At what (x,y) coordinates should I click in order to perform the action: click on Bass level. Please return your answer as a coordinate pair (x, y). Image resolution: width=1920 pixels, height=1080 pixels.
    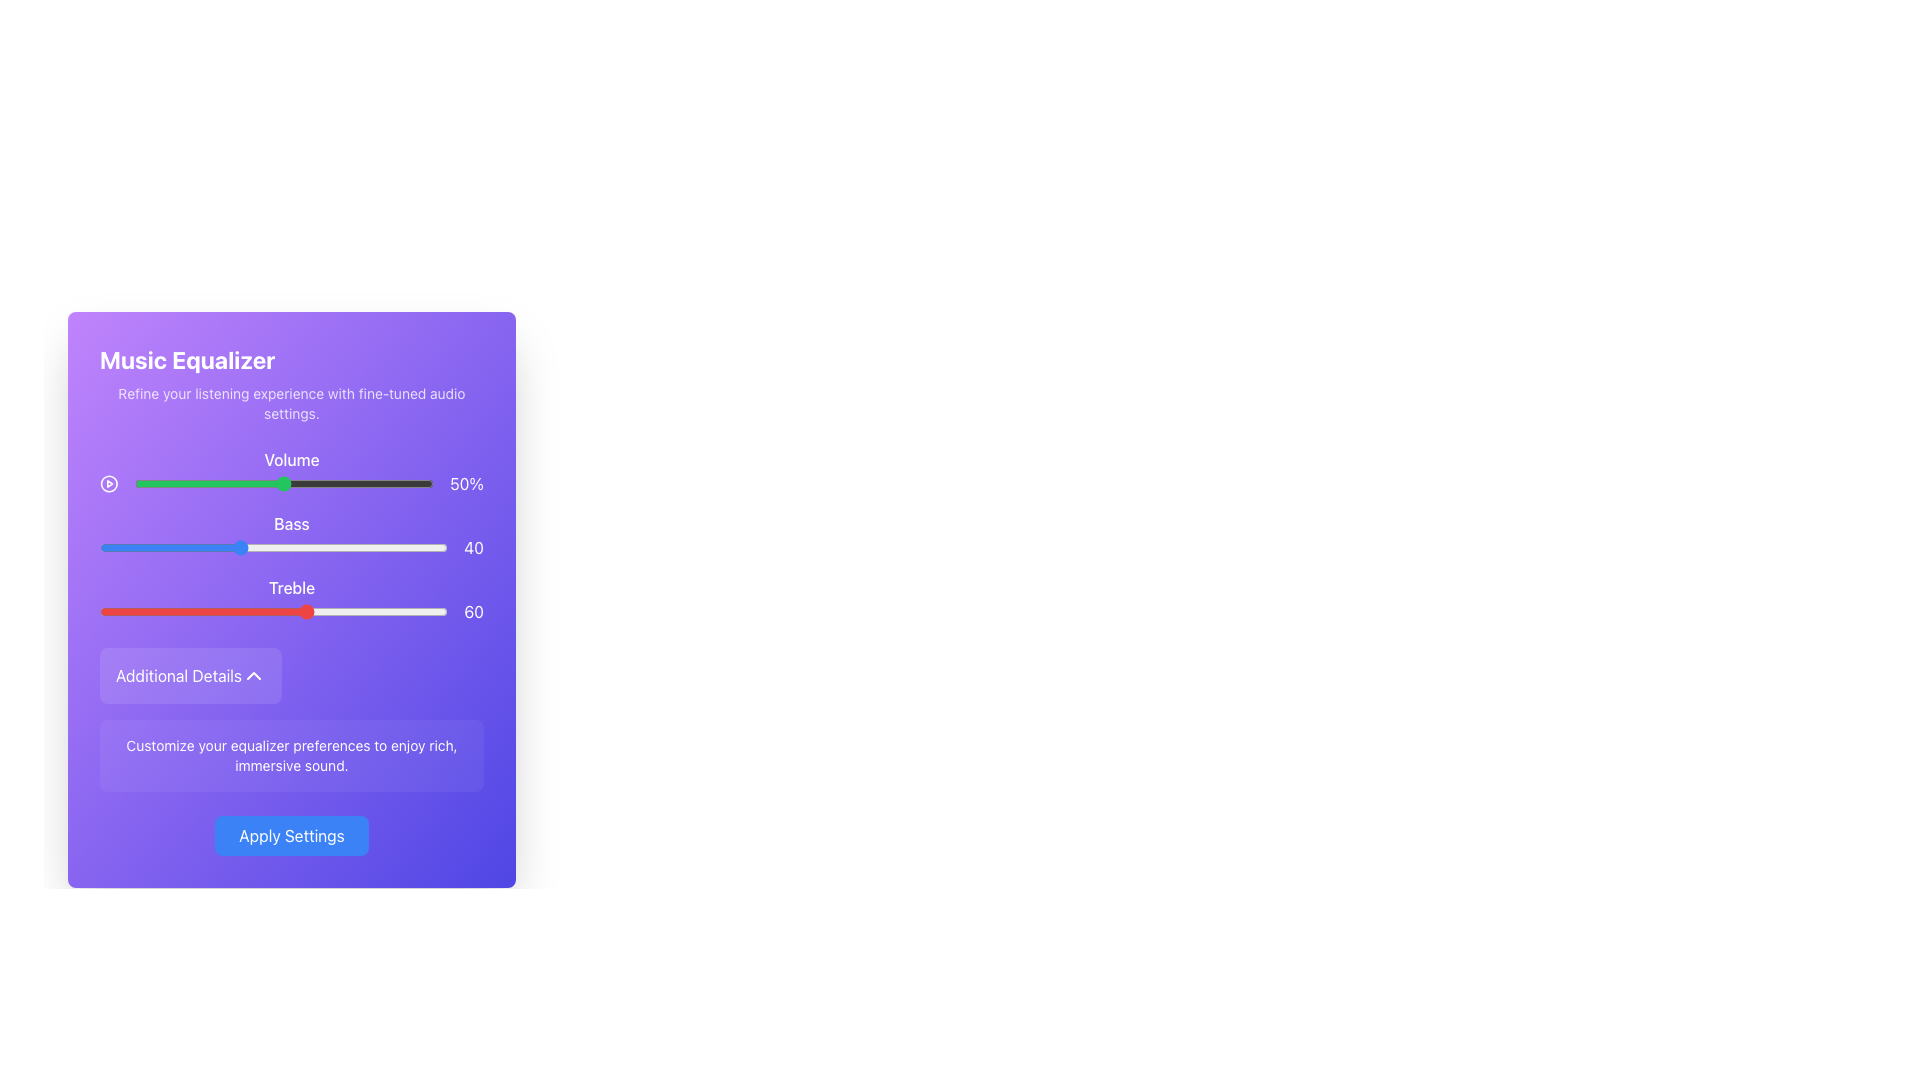
    Looking at the image, I should click on (119, 547).